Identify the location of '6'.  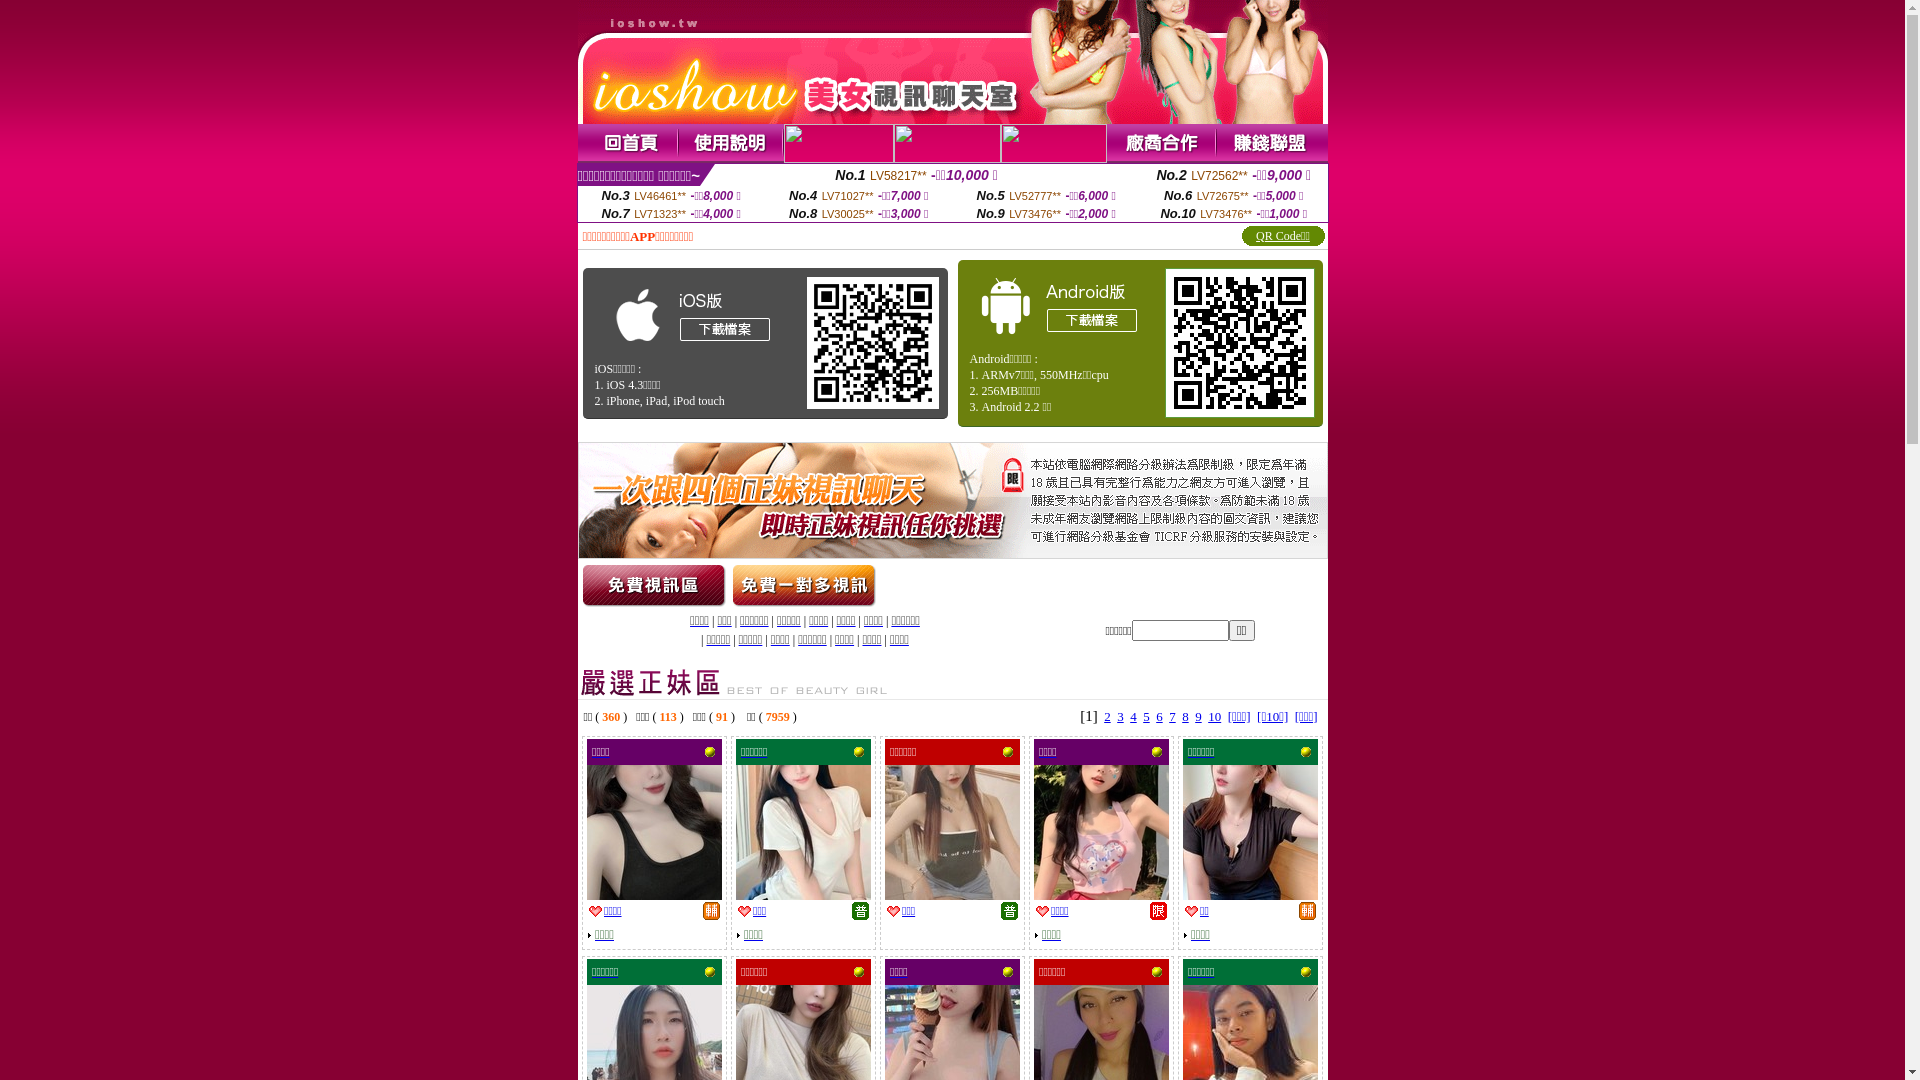
(1159, 715).